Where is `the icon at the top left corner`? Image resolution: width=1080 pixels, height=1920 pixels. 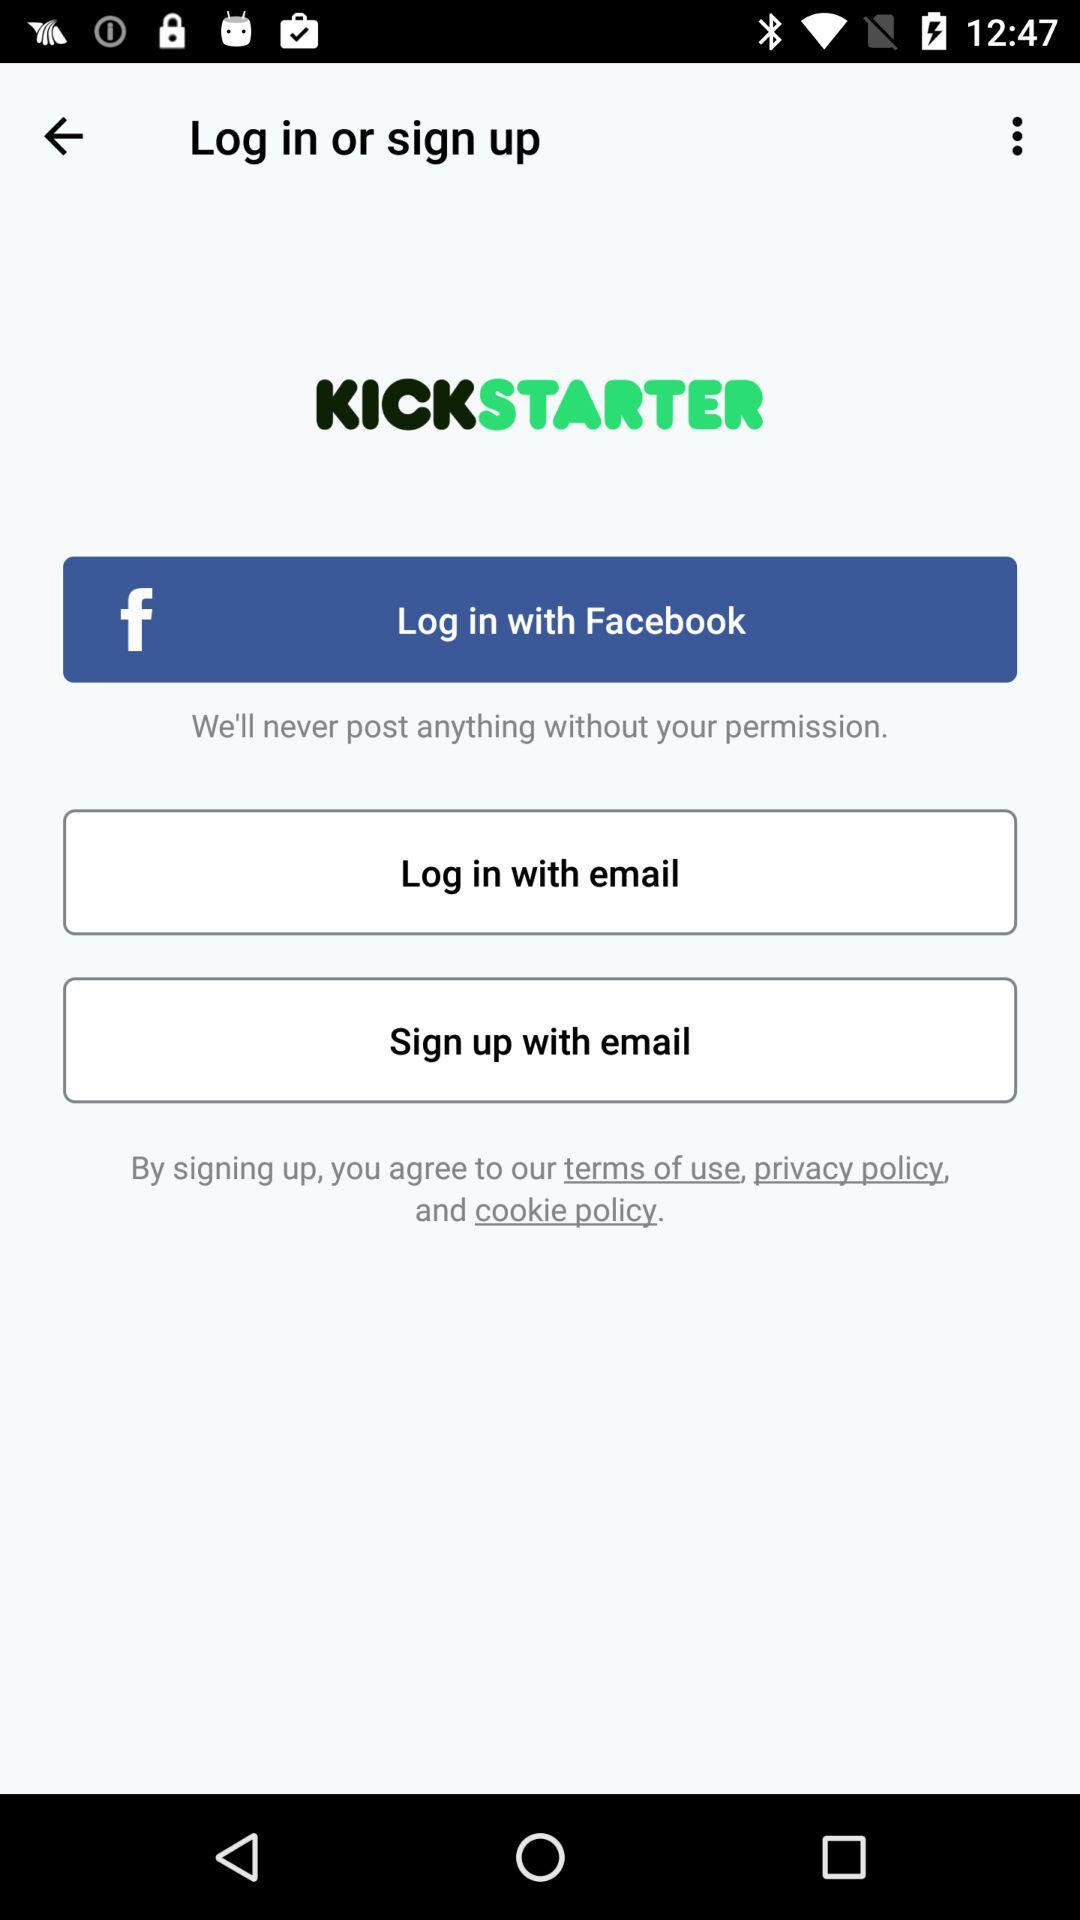 the icon at the top left corner is located at coordinates (61, 135).